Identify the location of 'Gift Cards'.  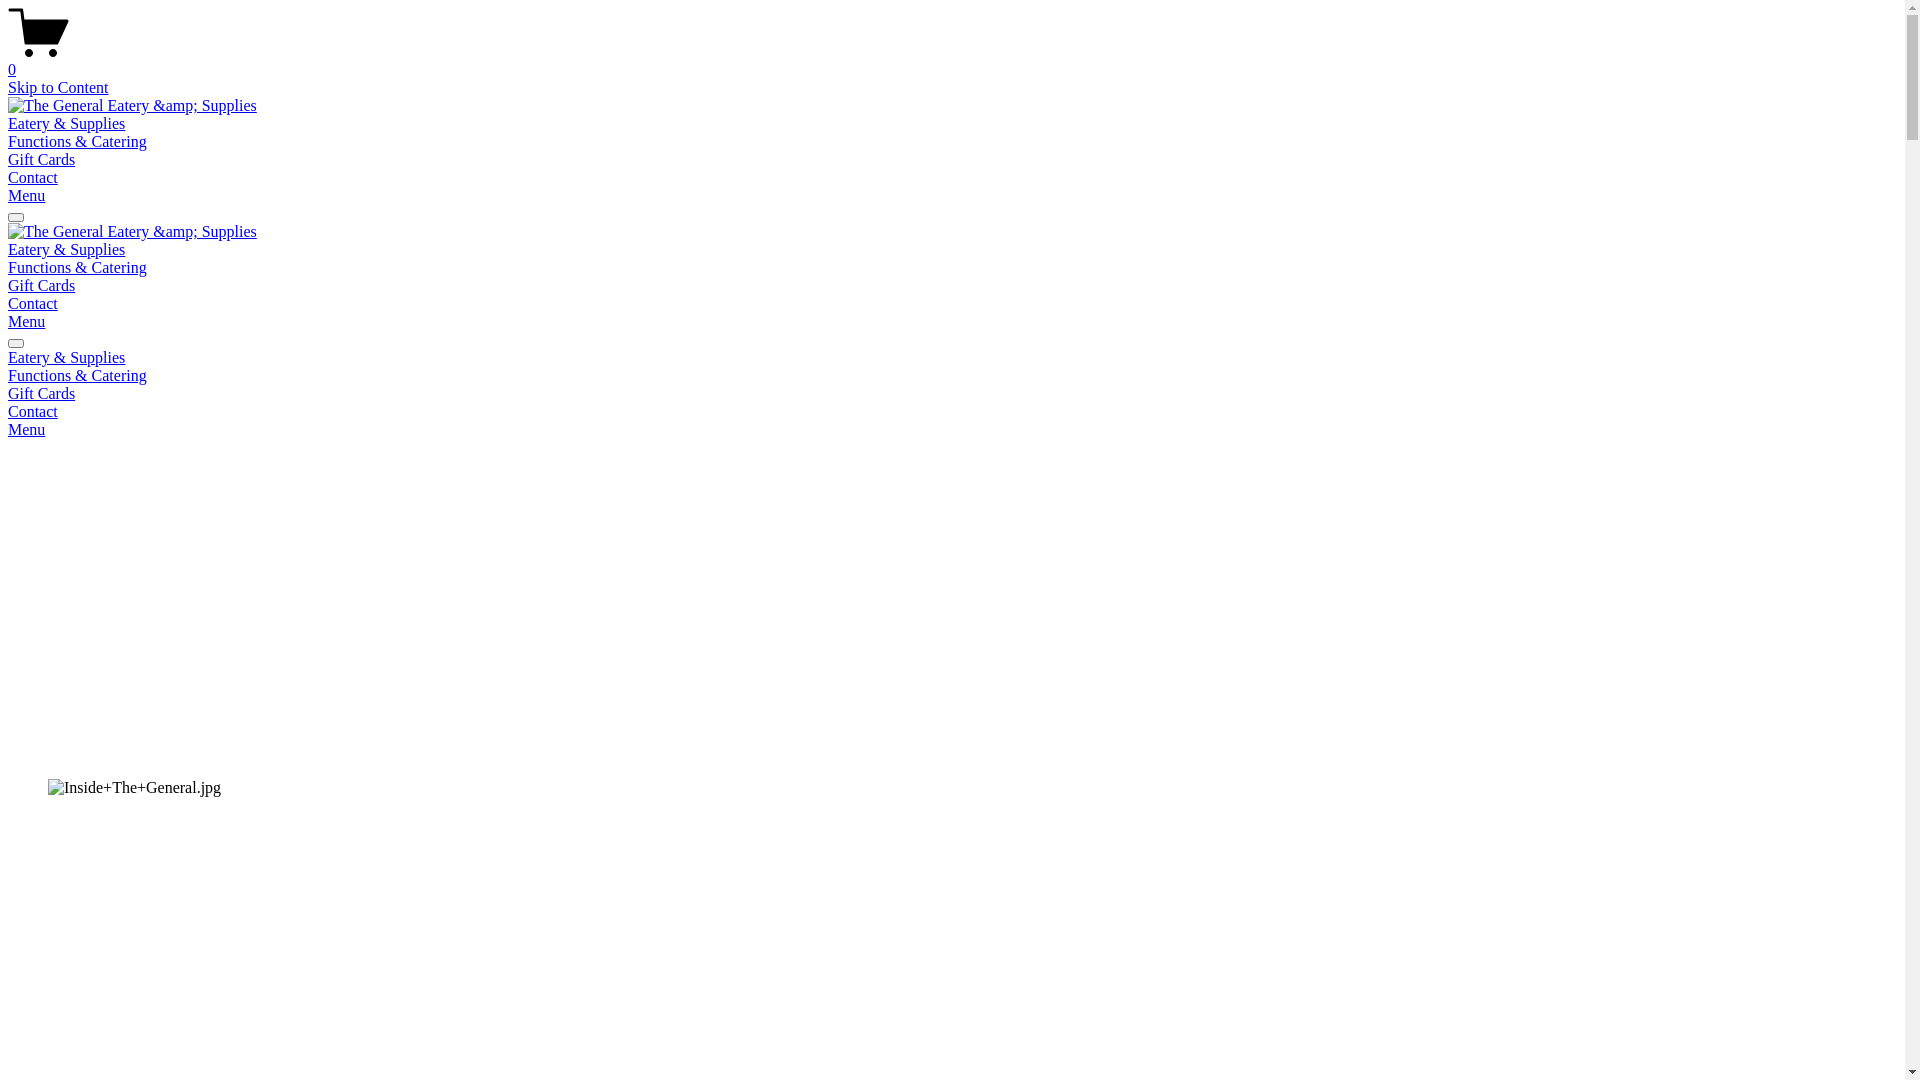
(8, 285).